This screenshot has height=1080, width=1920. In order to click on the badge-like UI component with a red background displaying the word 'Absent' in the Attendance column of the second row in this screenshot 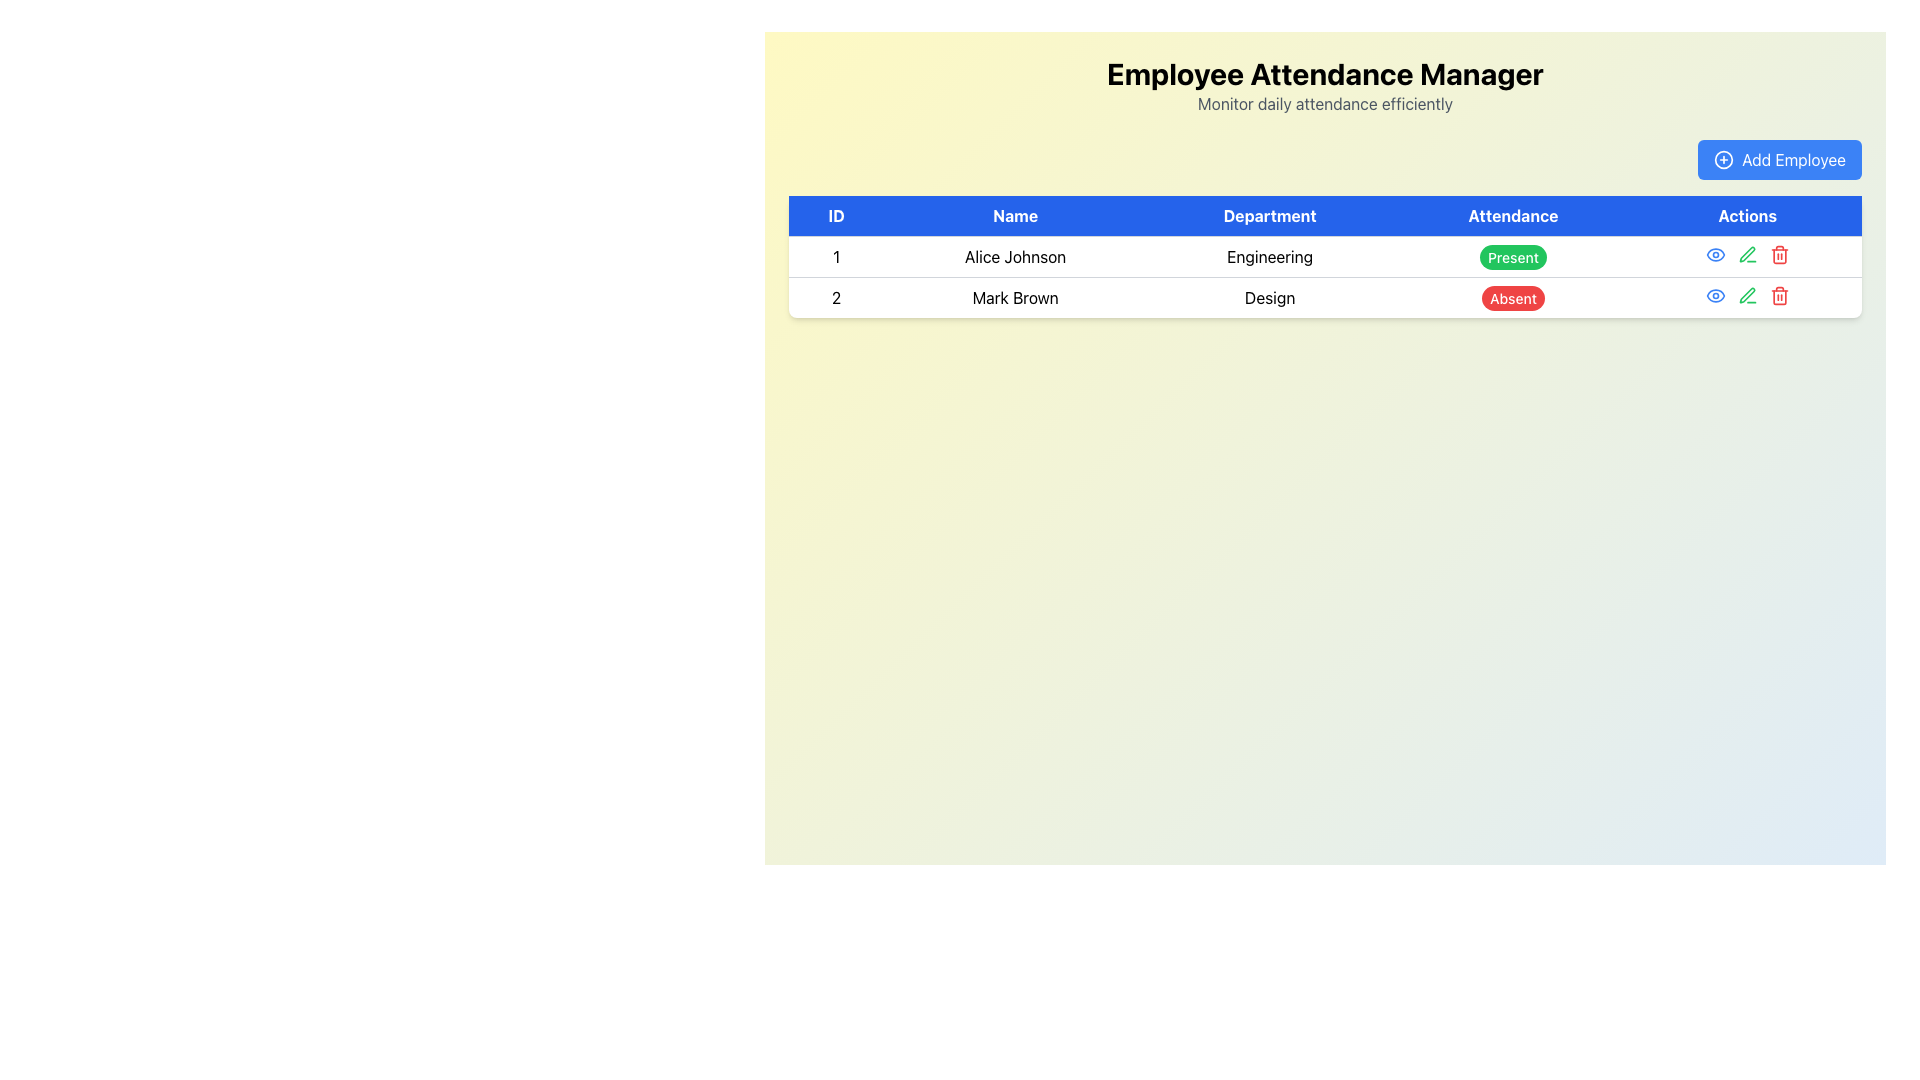, I will do `click(1513, 298)`.